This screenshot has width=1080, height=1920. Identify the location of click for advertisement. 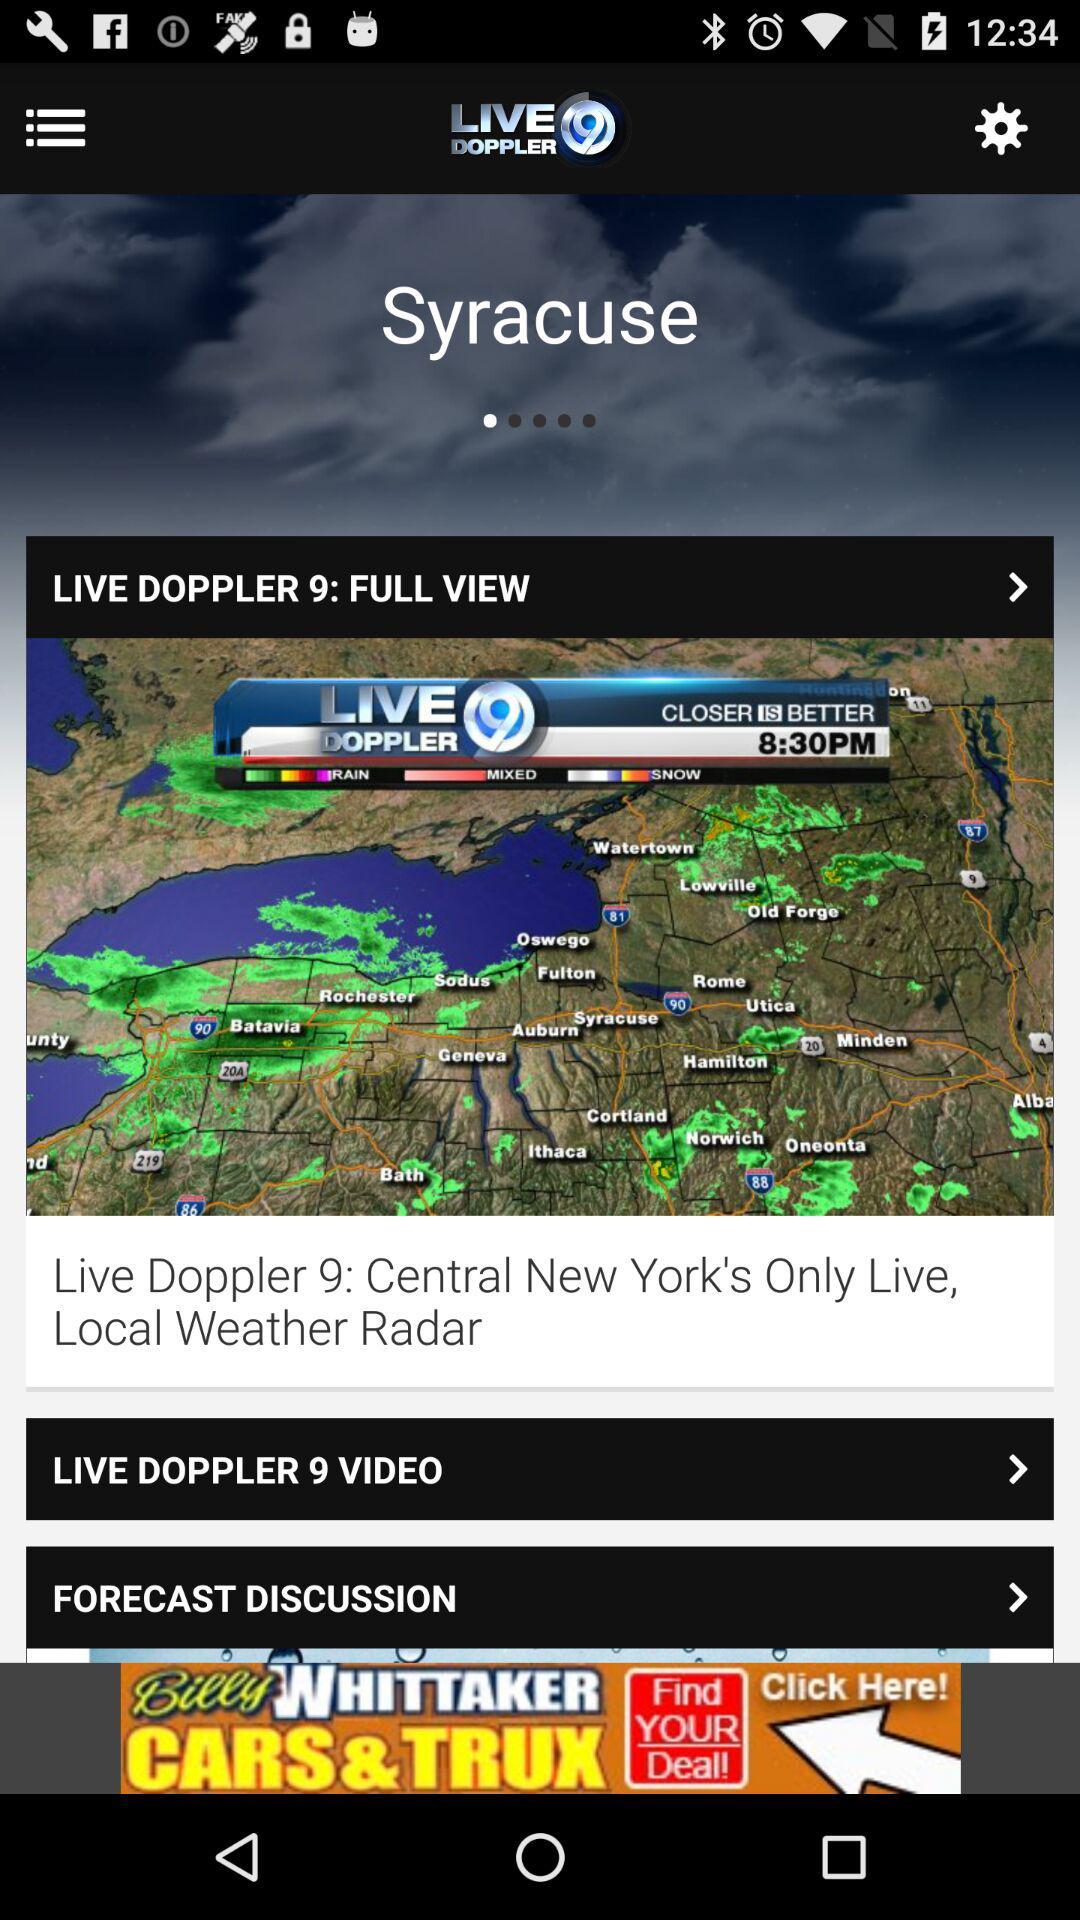
(540, 1727).